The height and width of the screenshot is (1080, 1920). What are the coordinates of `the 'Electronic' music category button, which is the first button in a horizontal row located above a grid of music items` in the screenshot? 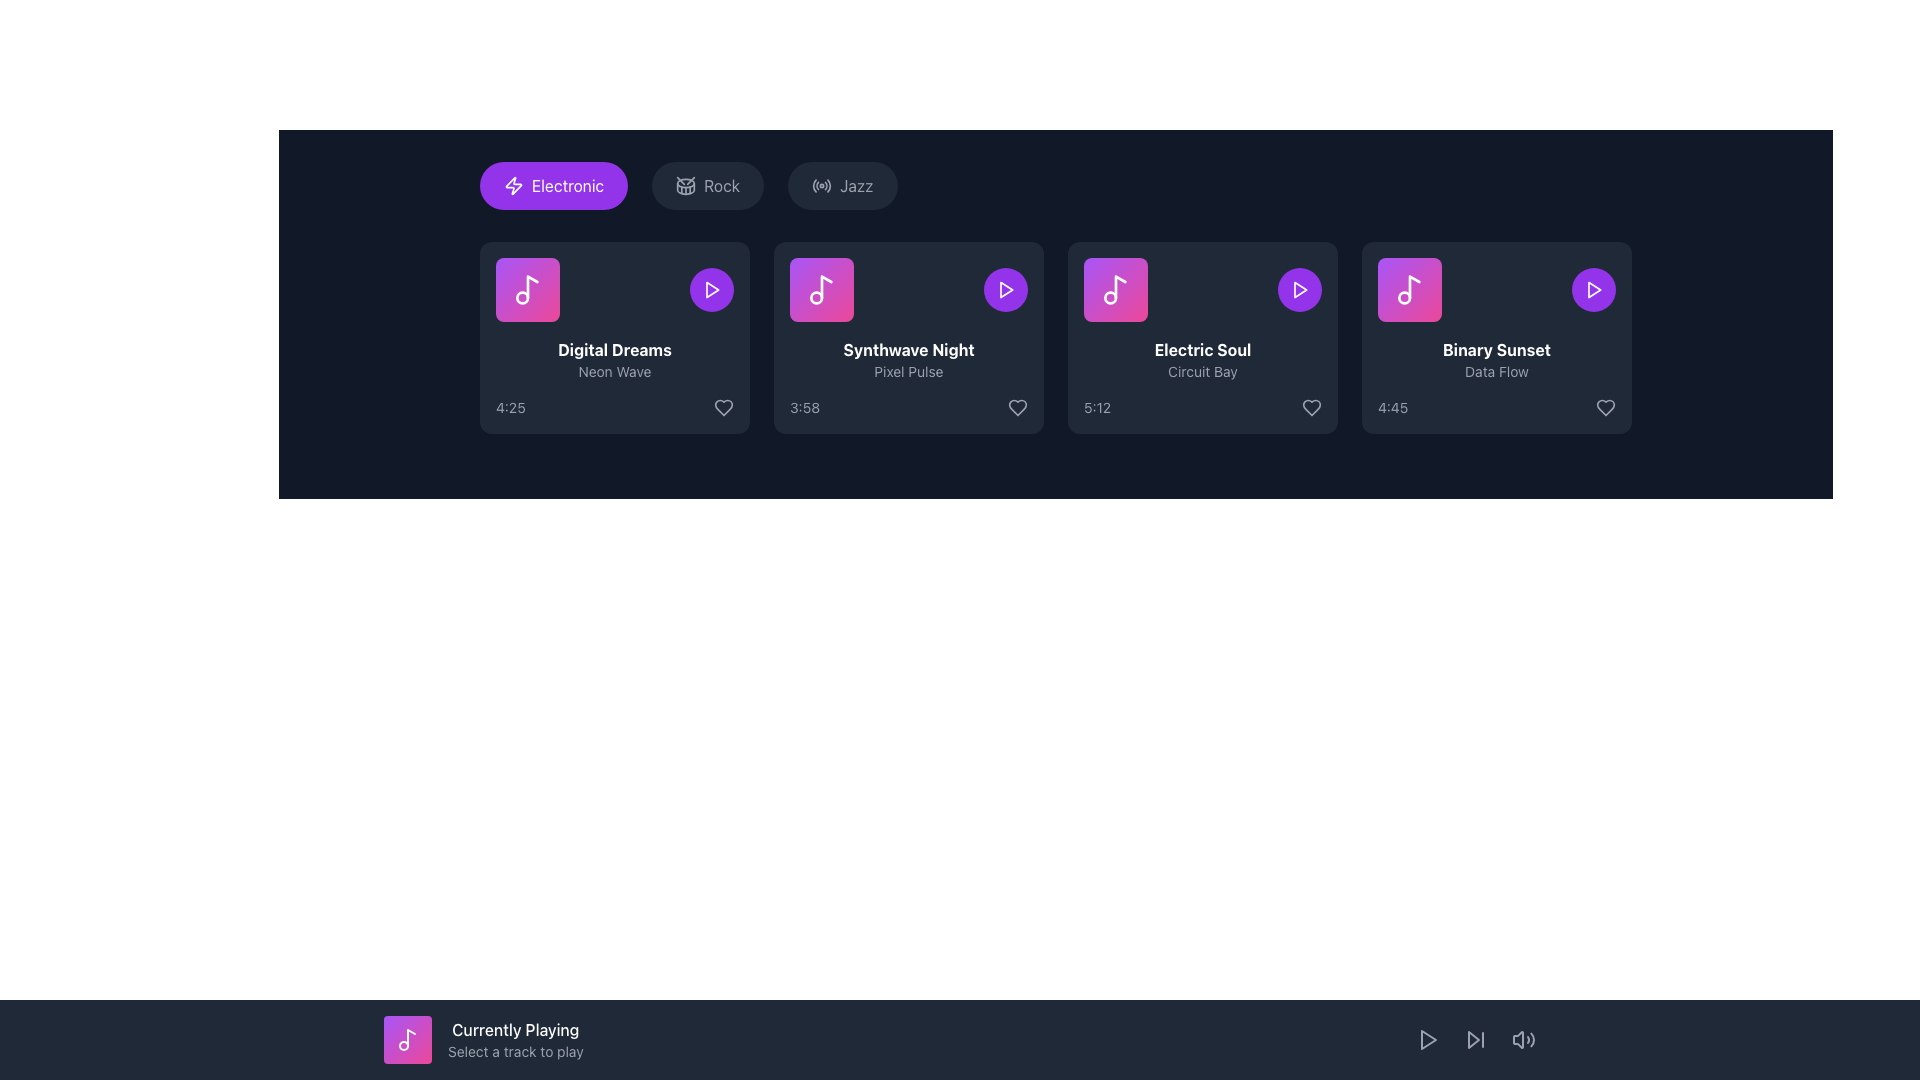 It's located at (554, 185).